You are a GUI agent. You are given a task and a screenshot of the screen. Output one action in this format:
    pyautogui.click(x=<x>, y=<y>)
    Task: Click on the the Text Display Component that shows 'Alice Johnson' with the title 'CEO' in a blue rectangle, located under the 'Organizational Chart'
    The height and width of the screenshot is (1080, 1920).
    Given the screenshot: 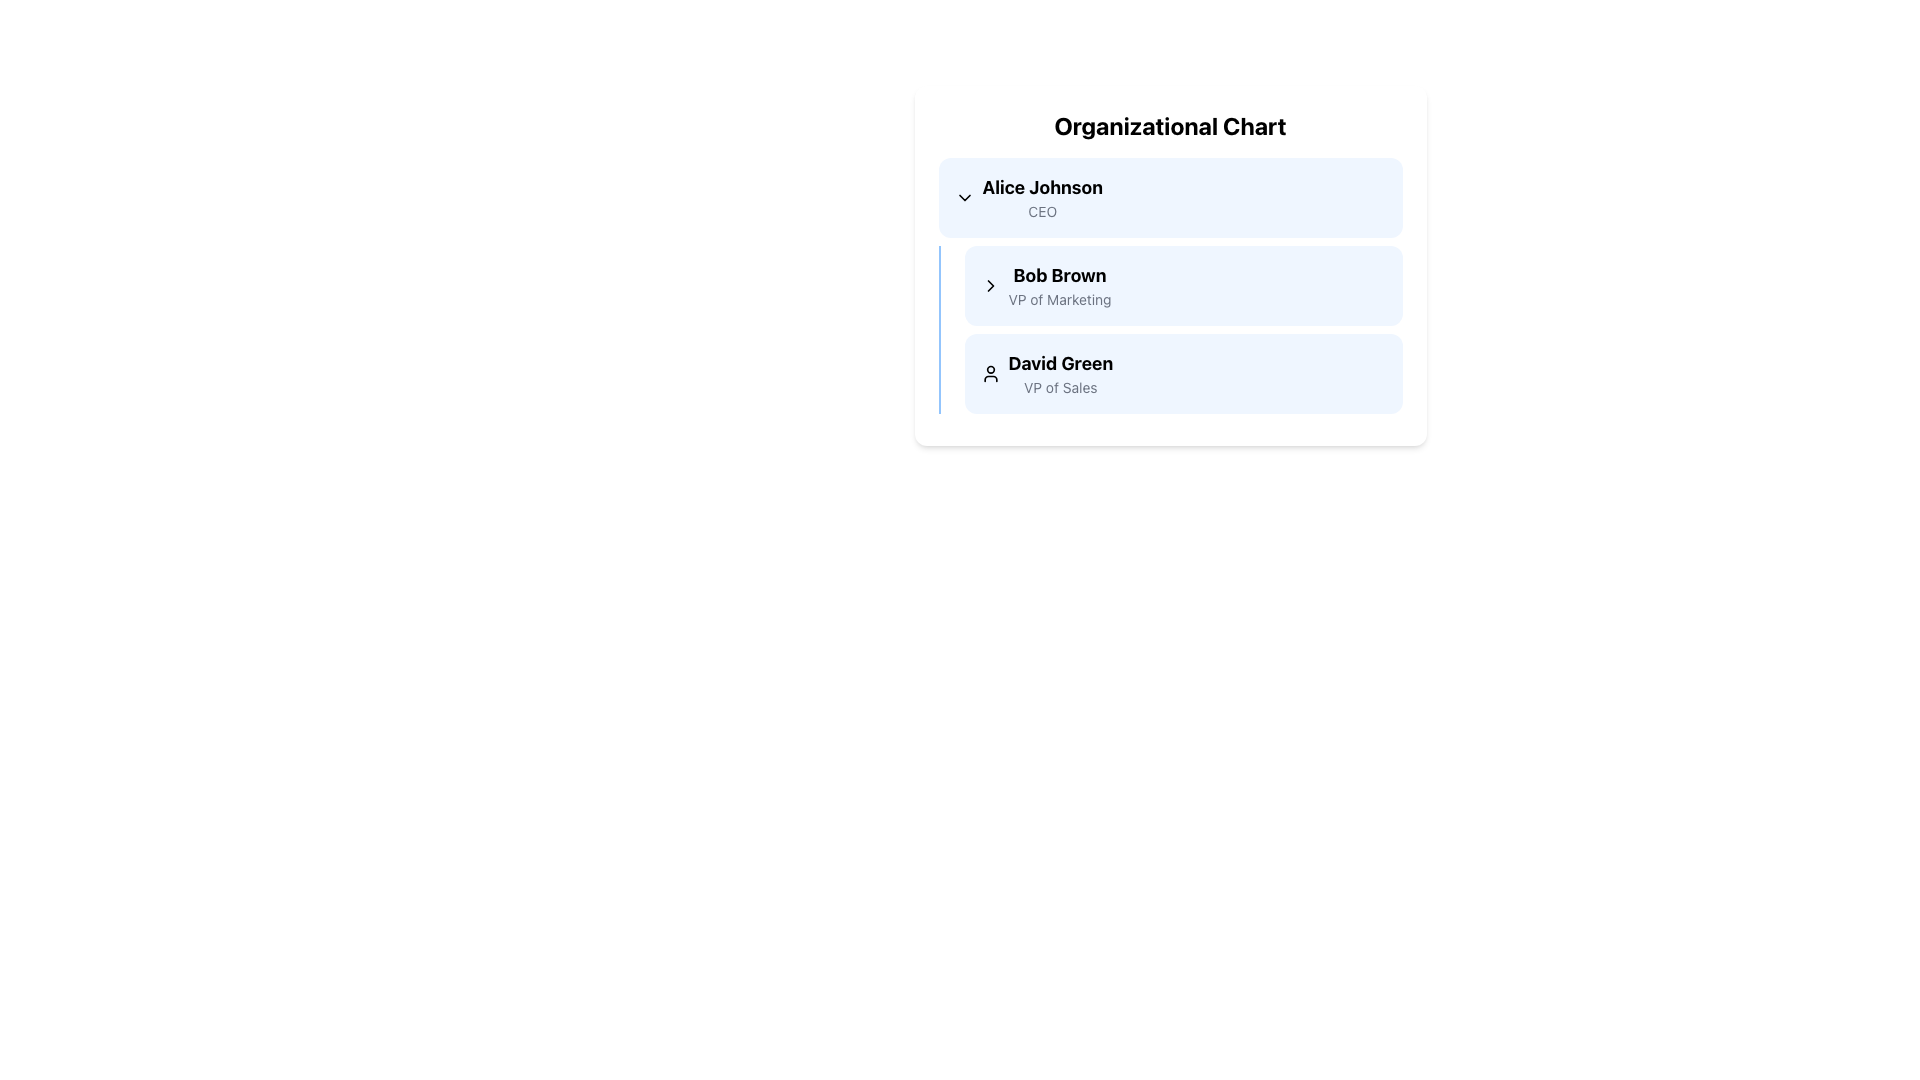 What is the action you would take?
    pyautogui.click(x=1041, y=197)
    